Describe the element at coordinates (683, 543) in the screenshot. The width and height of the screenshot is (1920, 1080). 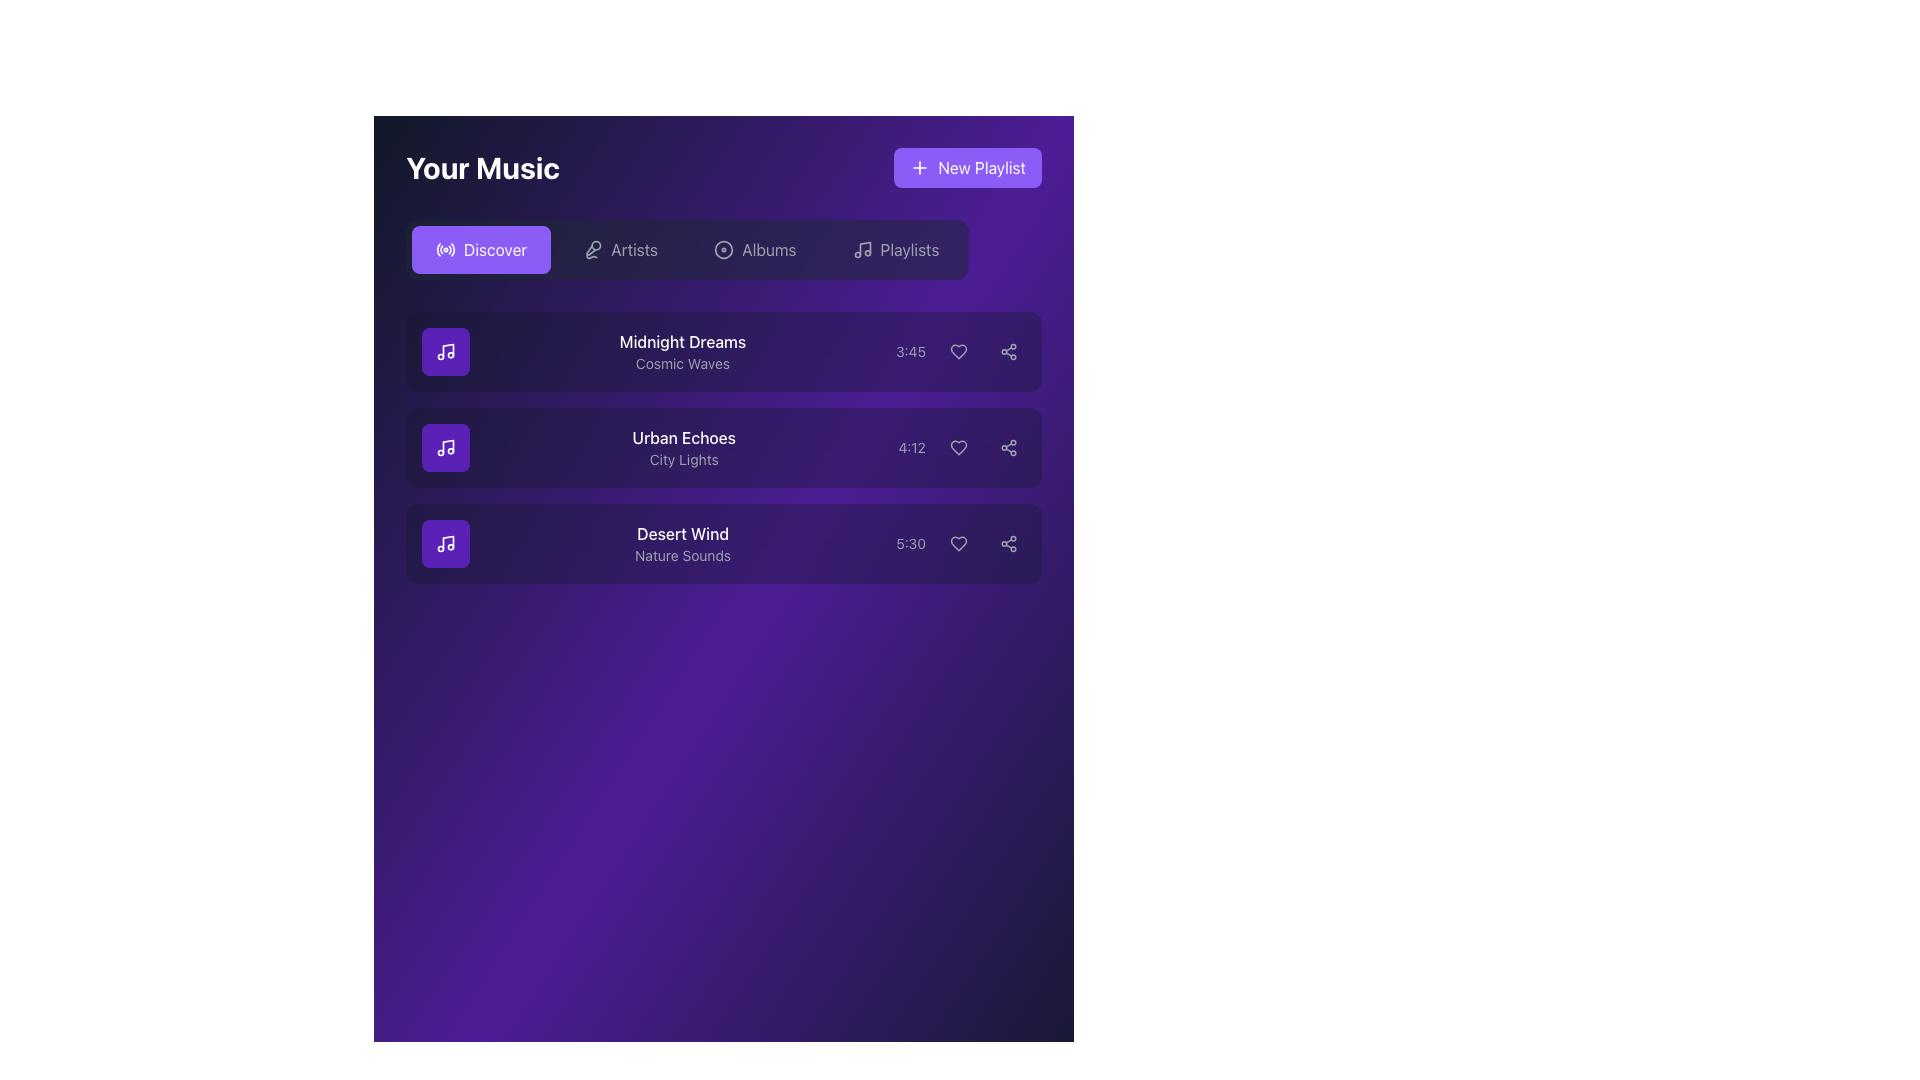
I see `to select the list item displaying 'Desert Wind' with 'Nature Sounds' on a purple gradient background, which is the third item in the 'Your Music' panel` at that location.